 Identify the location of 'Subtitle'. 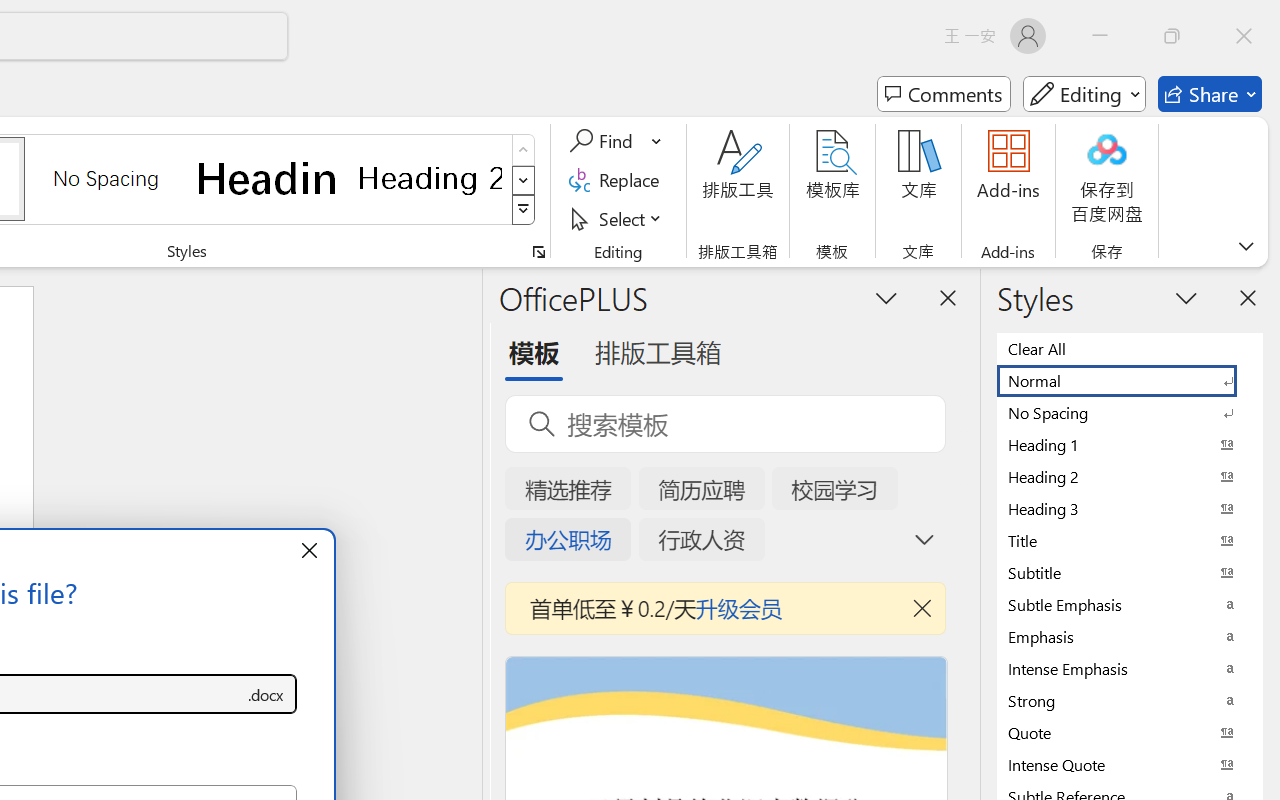
(1130, 571).